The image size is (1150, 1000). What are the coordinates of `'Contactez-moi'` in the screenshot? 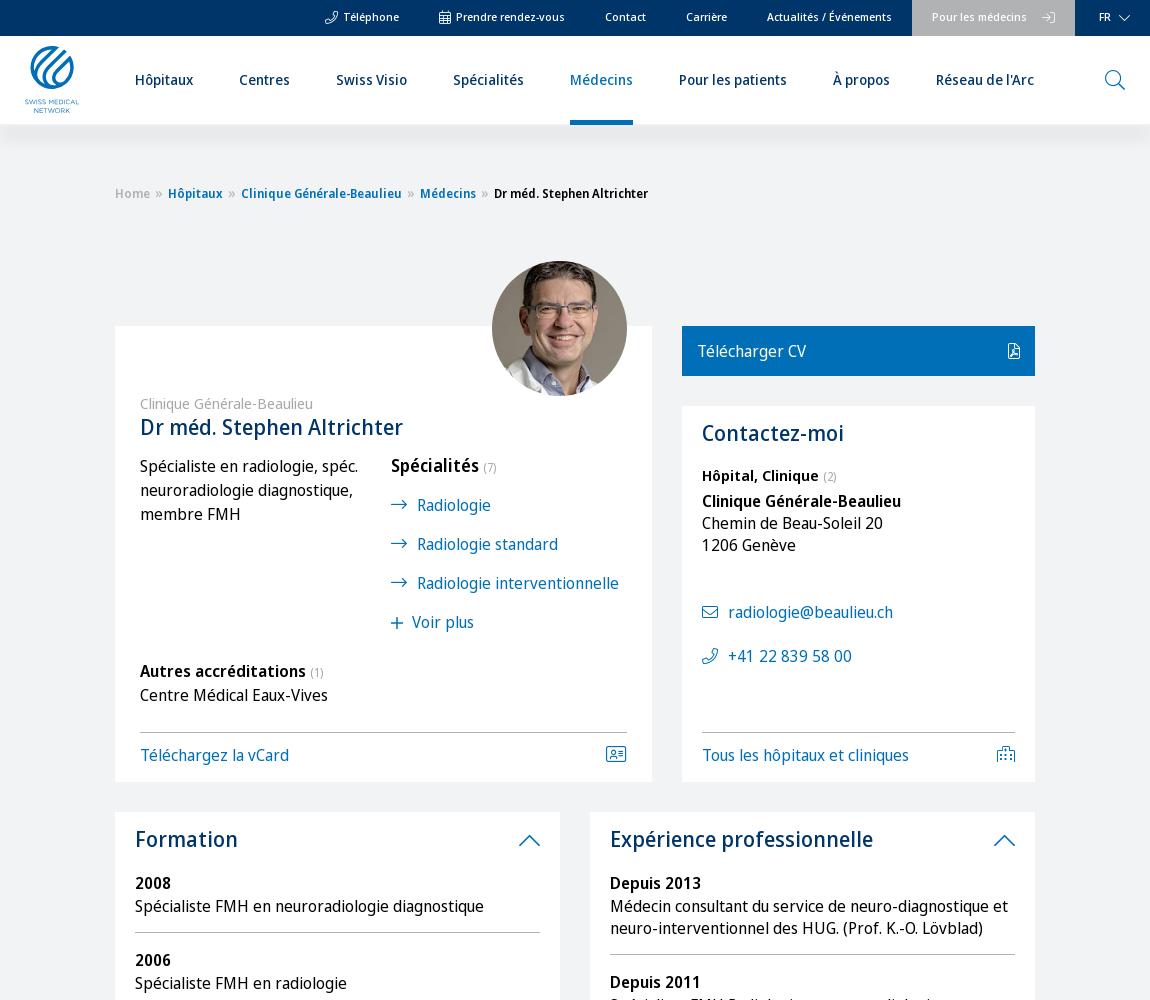 It's located at (772, 433).